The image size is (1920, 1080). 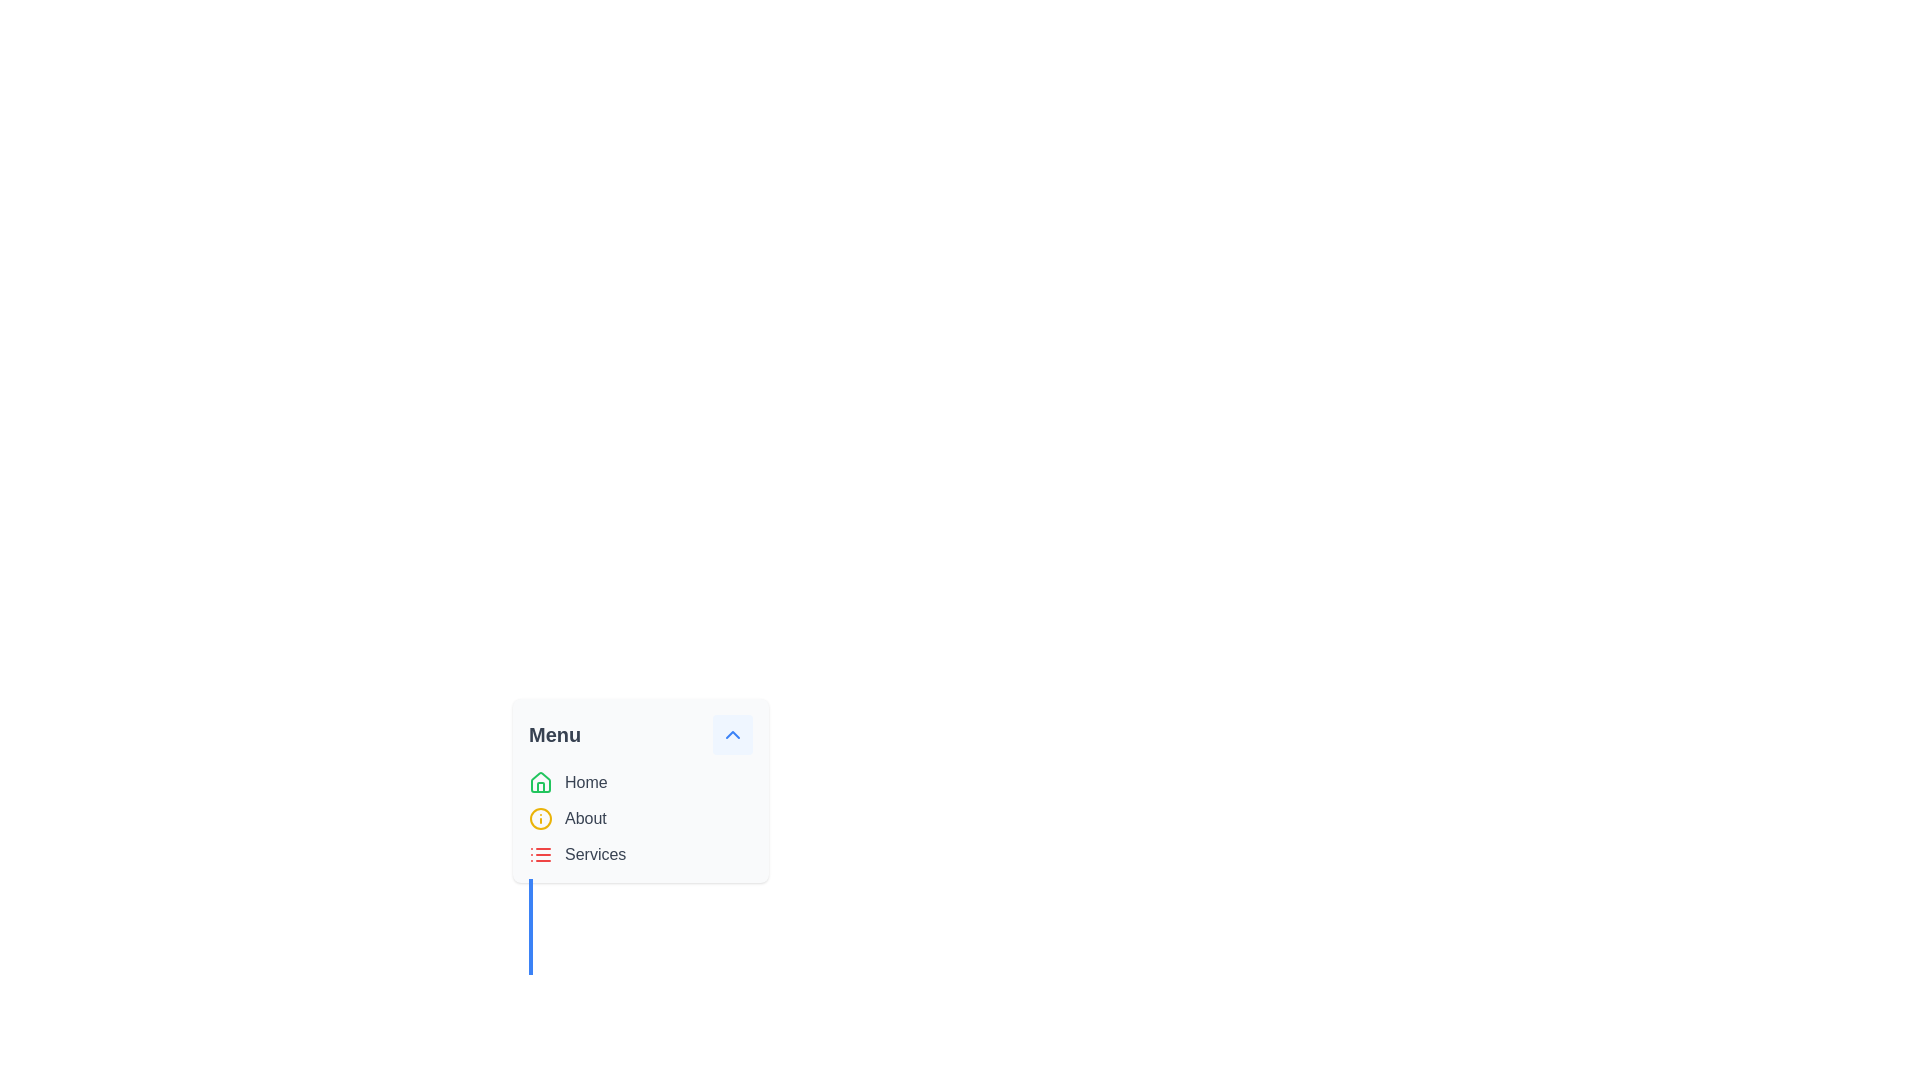 I want to click on the menu panel with navigation links to allow keyboard navigation through options like 'Home', 'About', and 'Services', so click(x=641, y=789).